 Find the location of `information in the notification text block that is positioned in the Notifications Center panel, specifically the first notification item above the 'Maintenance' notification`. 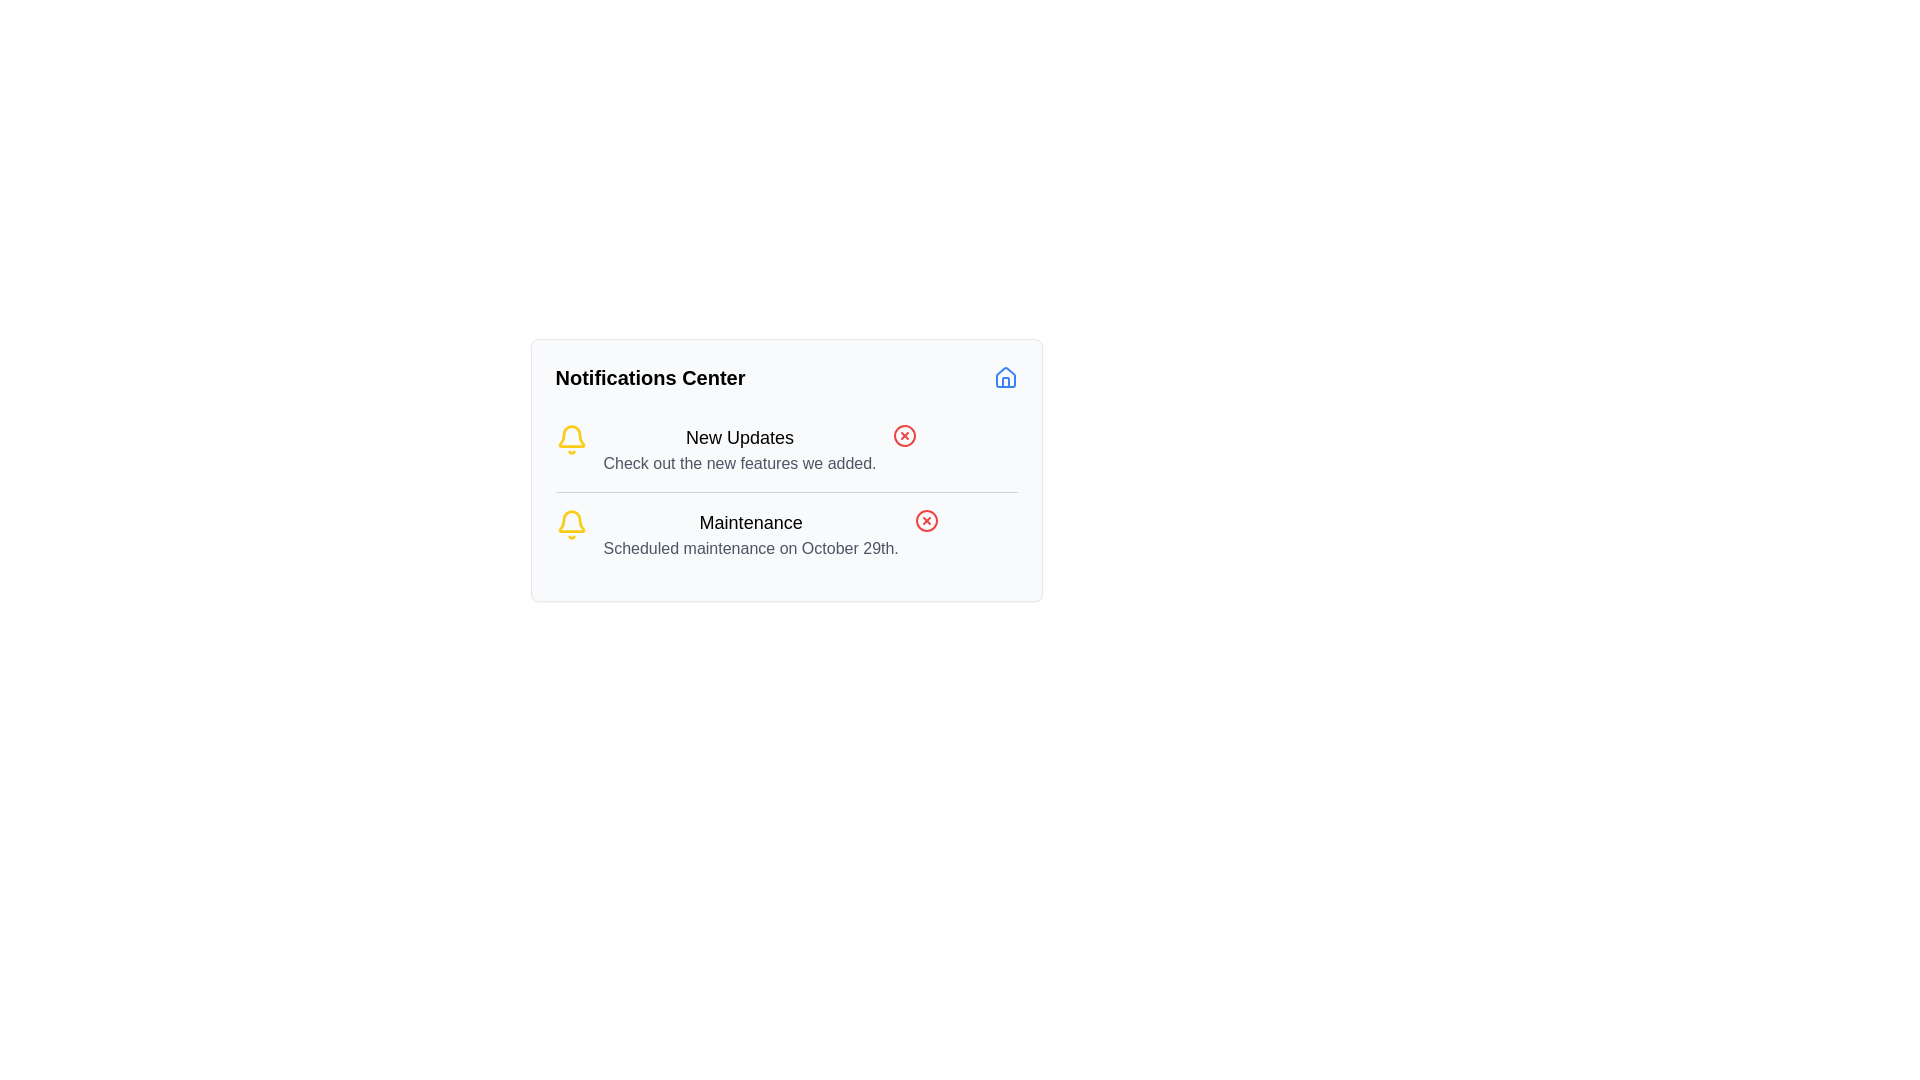

information in the notification text block that is positioned in the Notifications Center panel, specifically the first notification item above the 'Maintenance' notification is located at coordinates (738, 450).